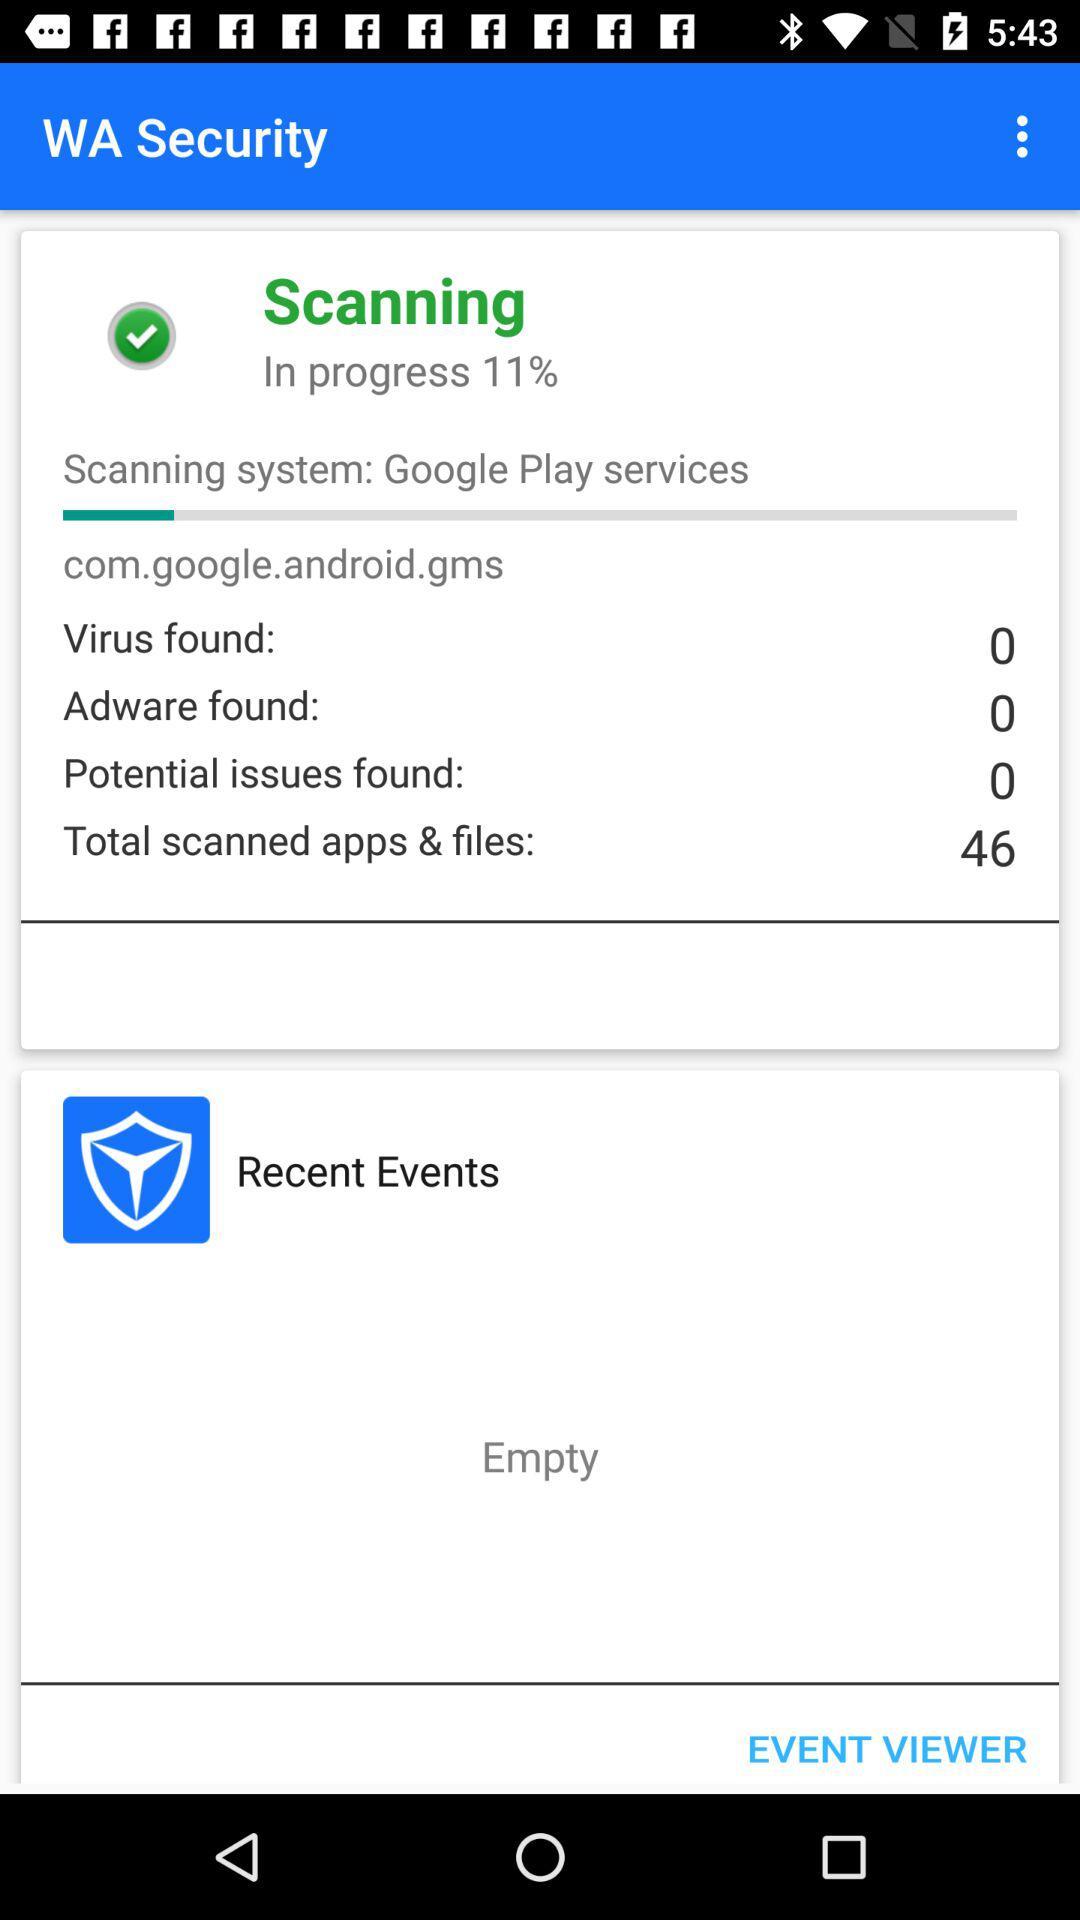 The height and width of the screenshot is (1920, 1080). Describe the element at coordinates (886, 1738) in the screenshot. I see `event viewer` at that location.